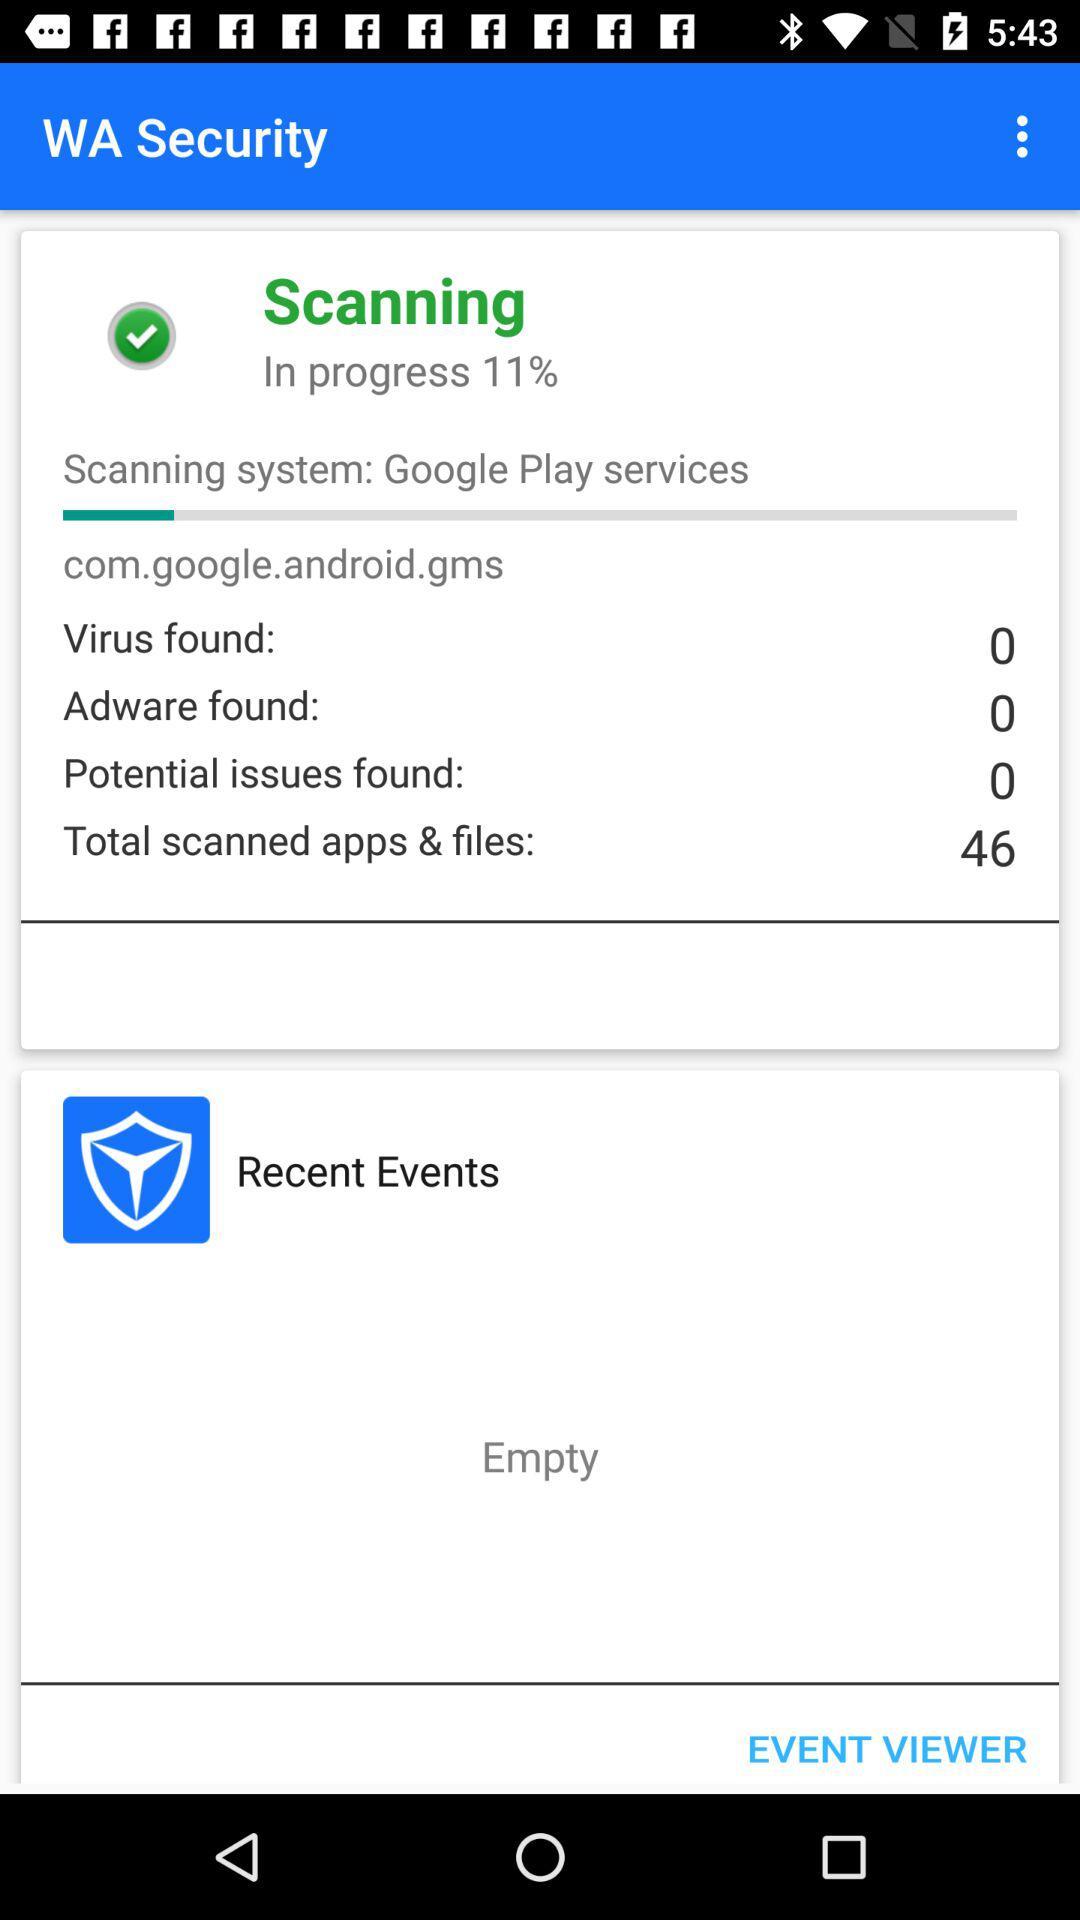 The height and width of the screenshot is (1920, 1080). Describe the element at coordinates (886, 1738) in the screenshot. I see `event viewer` at that location.